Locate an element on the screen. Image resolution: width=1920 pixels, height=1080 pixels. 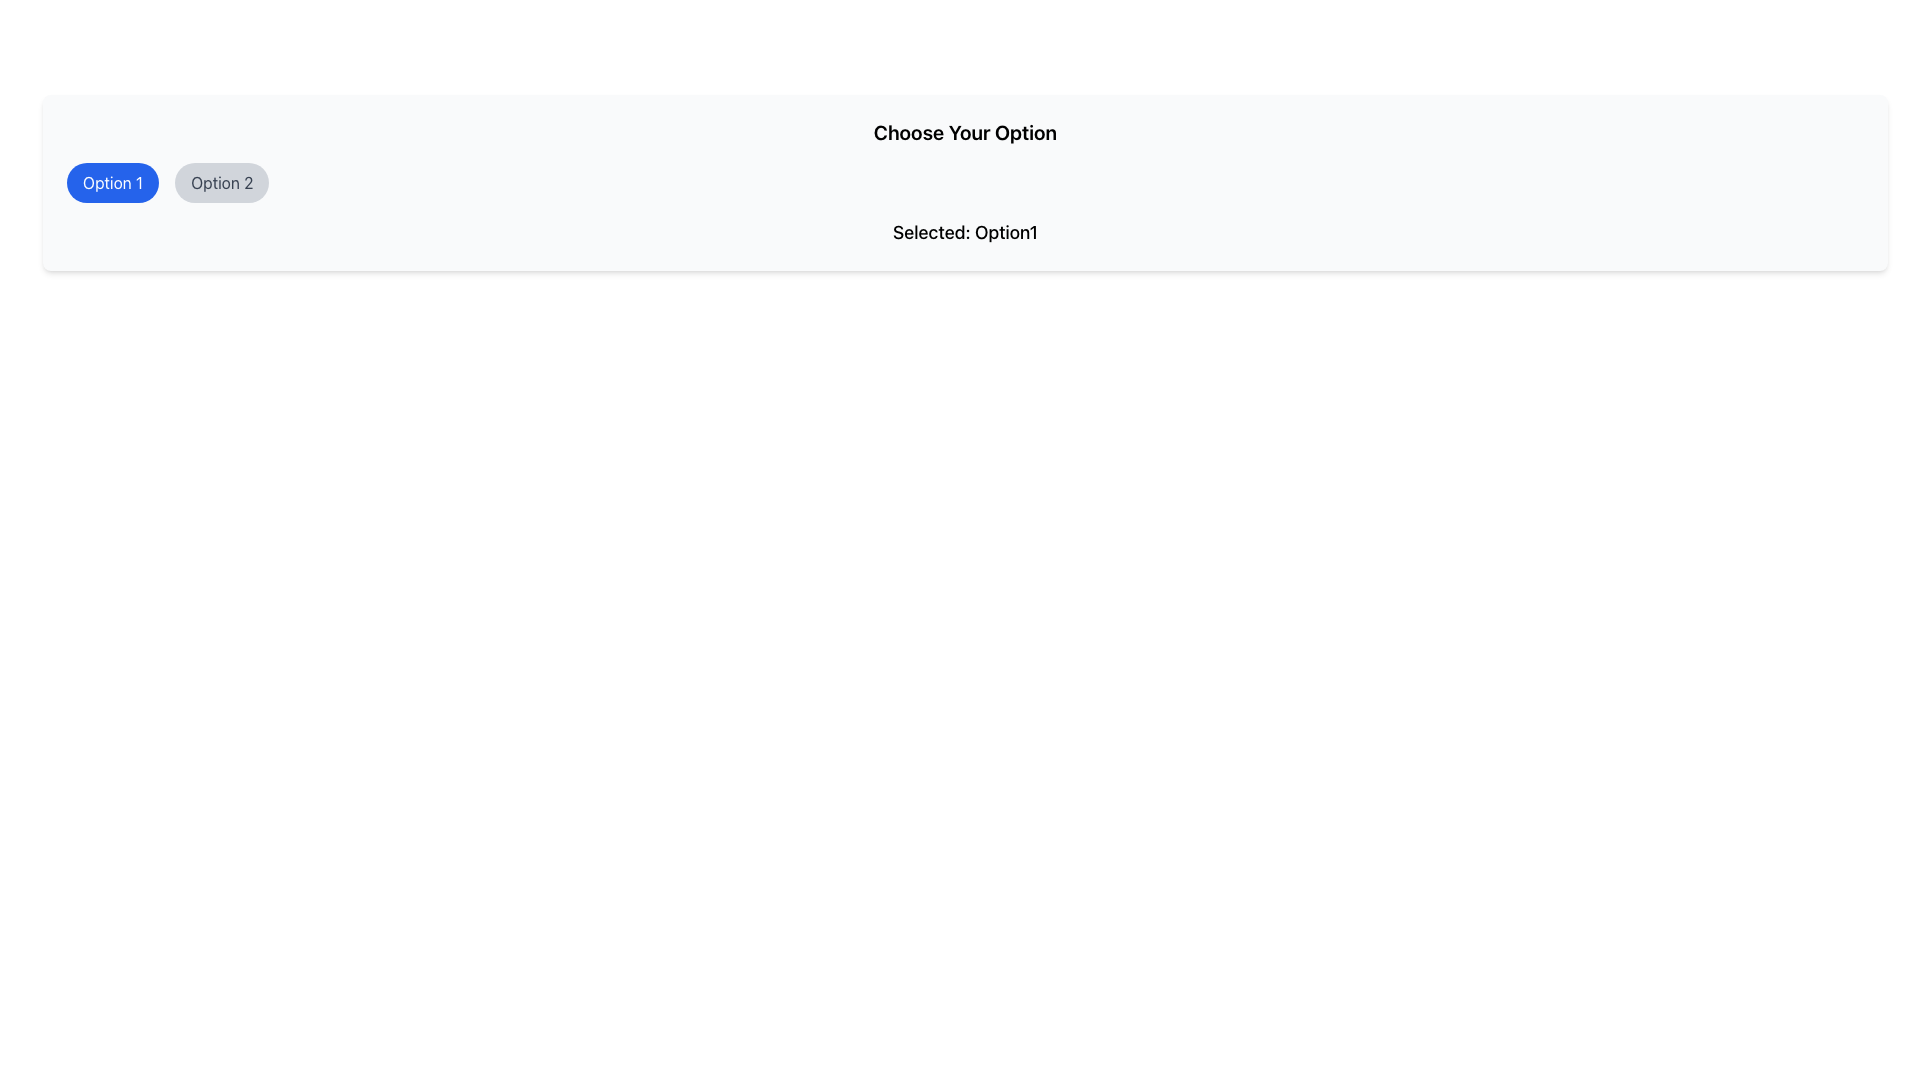
the circular button labeled 'Option 1' which has a blue background and white text, located on the left side of a row of buttons is located at coordinates (112, 182).